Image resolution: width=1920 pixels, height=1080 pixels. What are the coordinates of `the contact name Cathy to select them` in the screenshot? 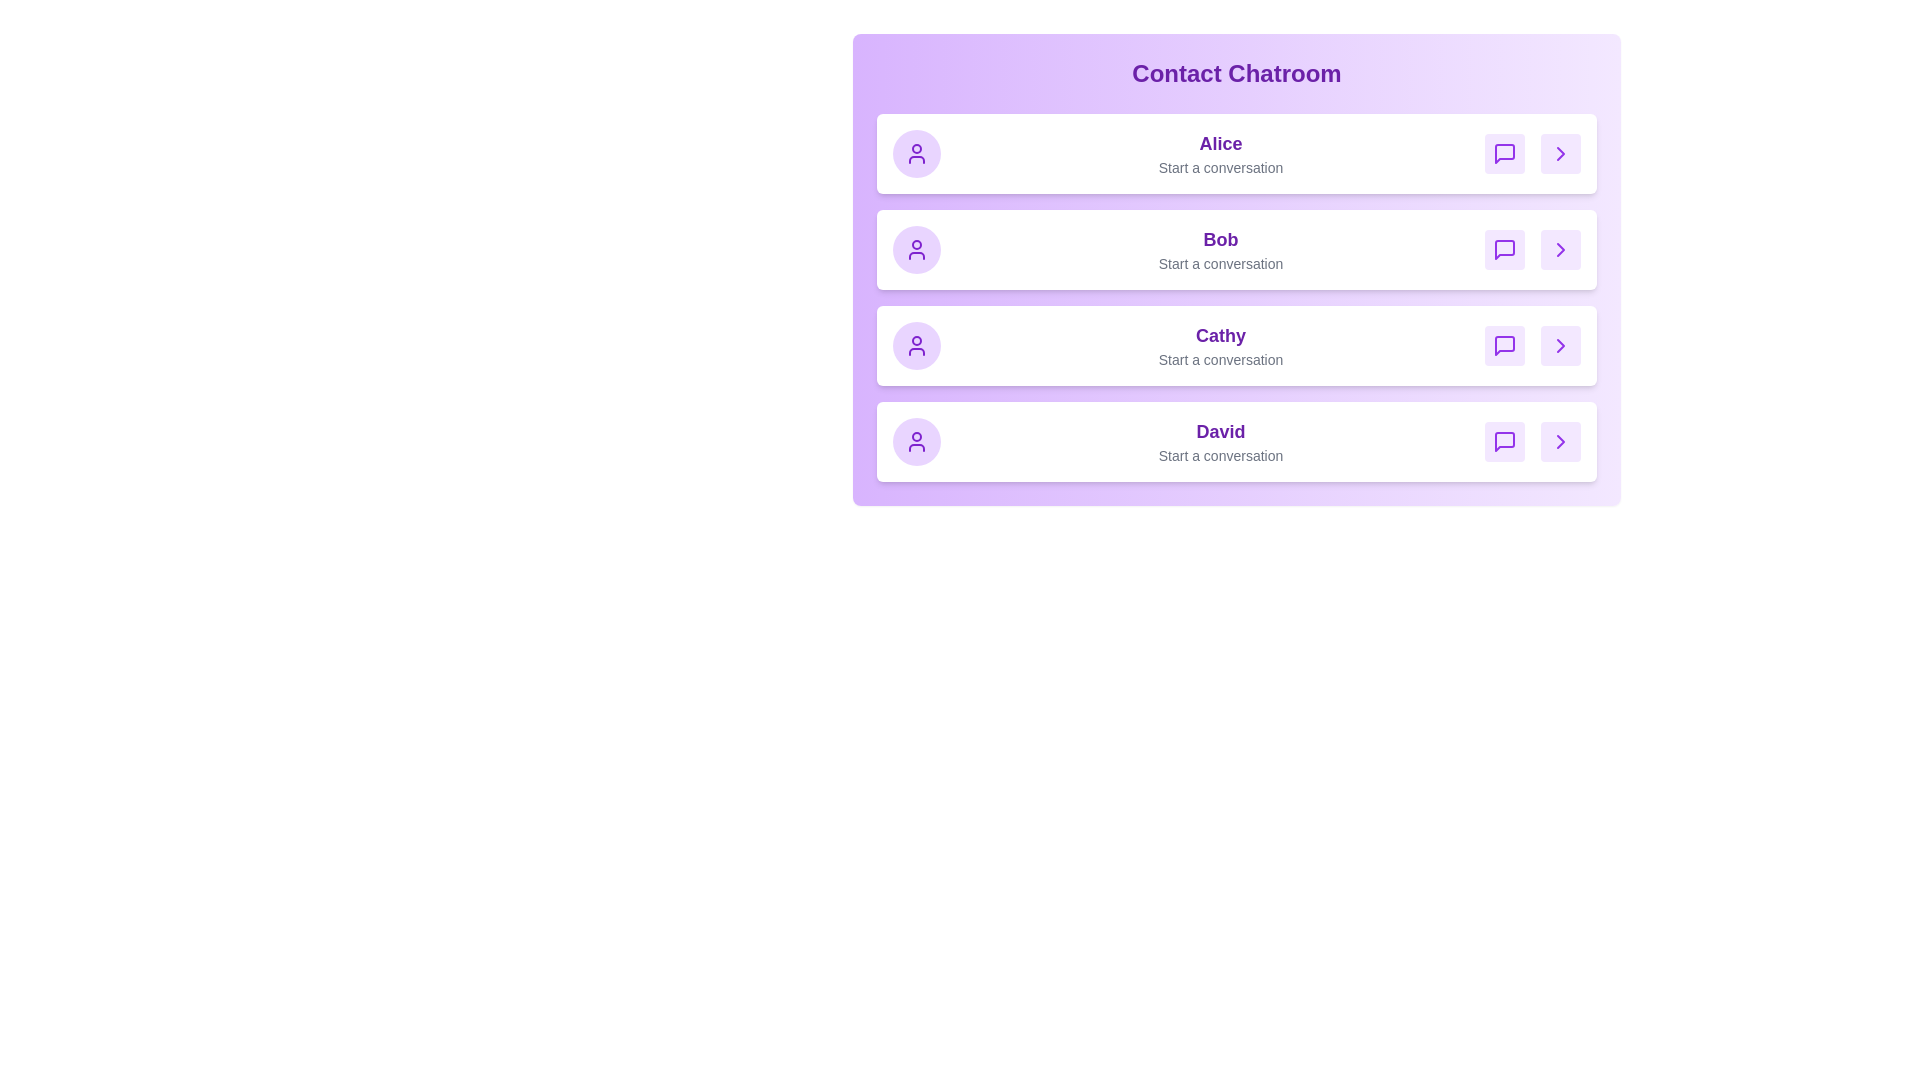 It's located at (1219, 334).